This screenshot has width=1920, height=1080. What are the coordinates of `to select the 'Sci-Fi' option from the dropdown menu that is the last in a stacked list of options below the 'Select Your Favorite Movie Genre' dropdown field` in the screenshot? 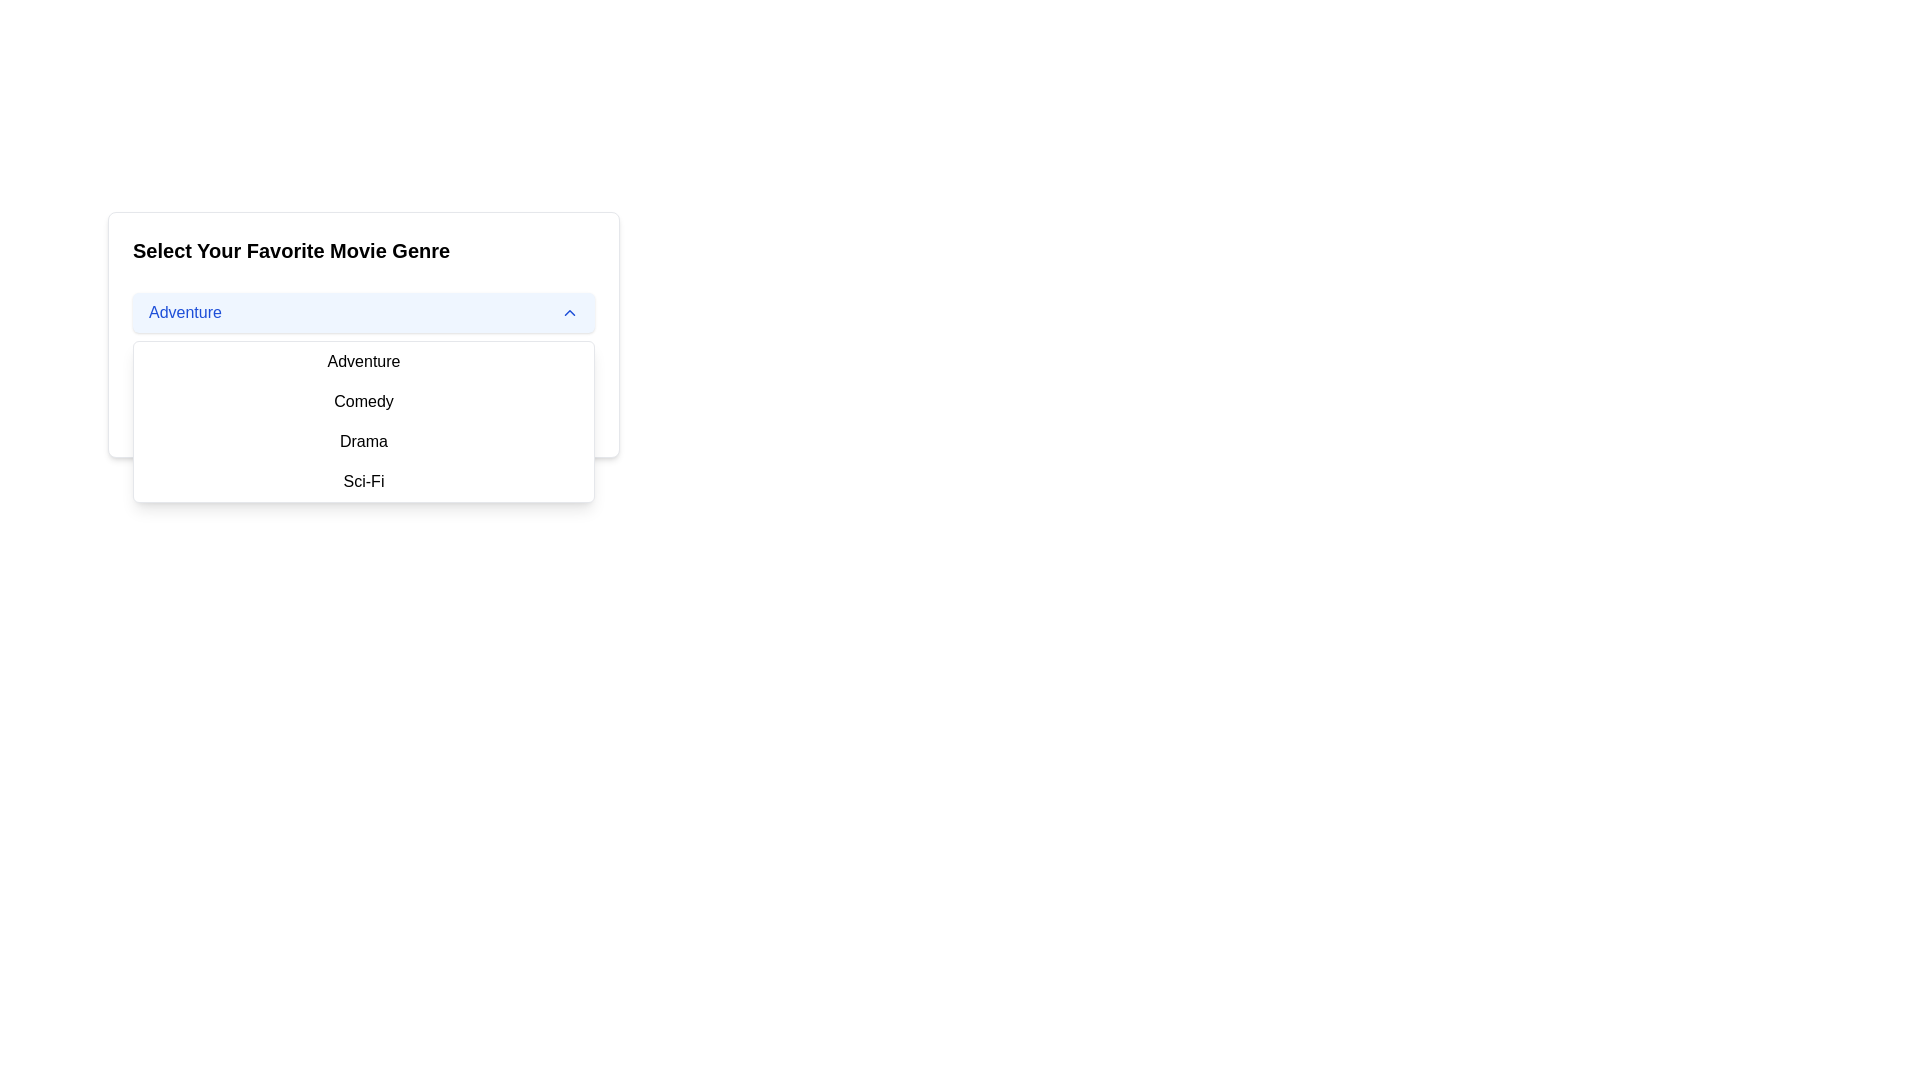 It's located at (364, 482).